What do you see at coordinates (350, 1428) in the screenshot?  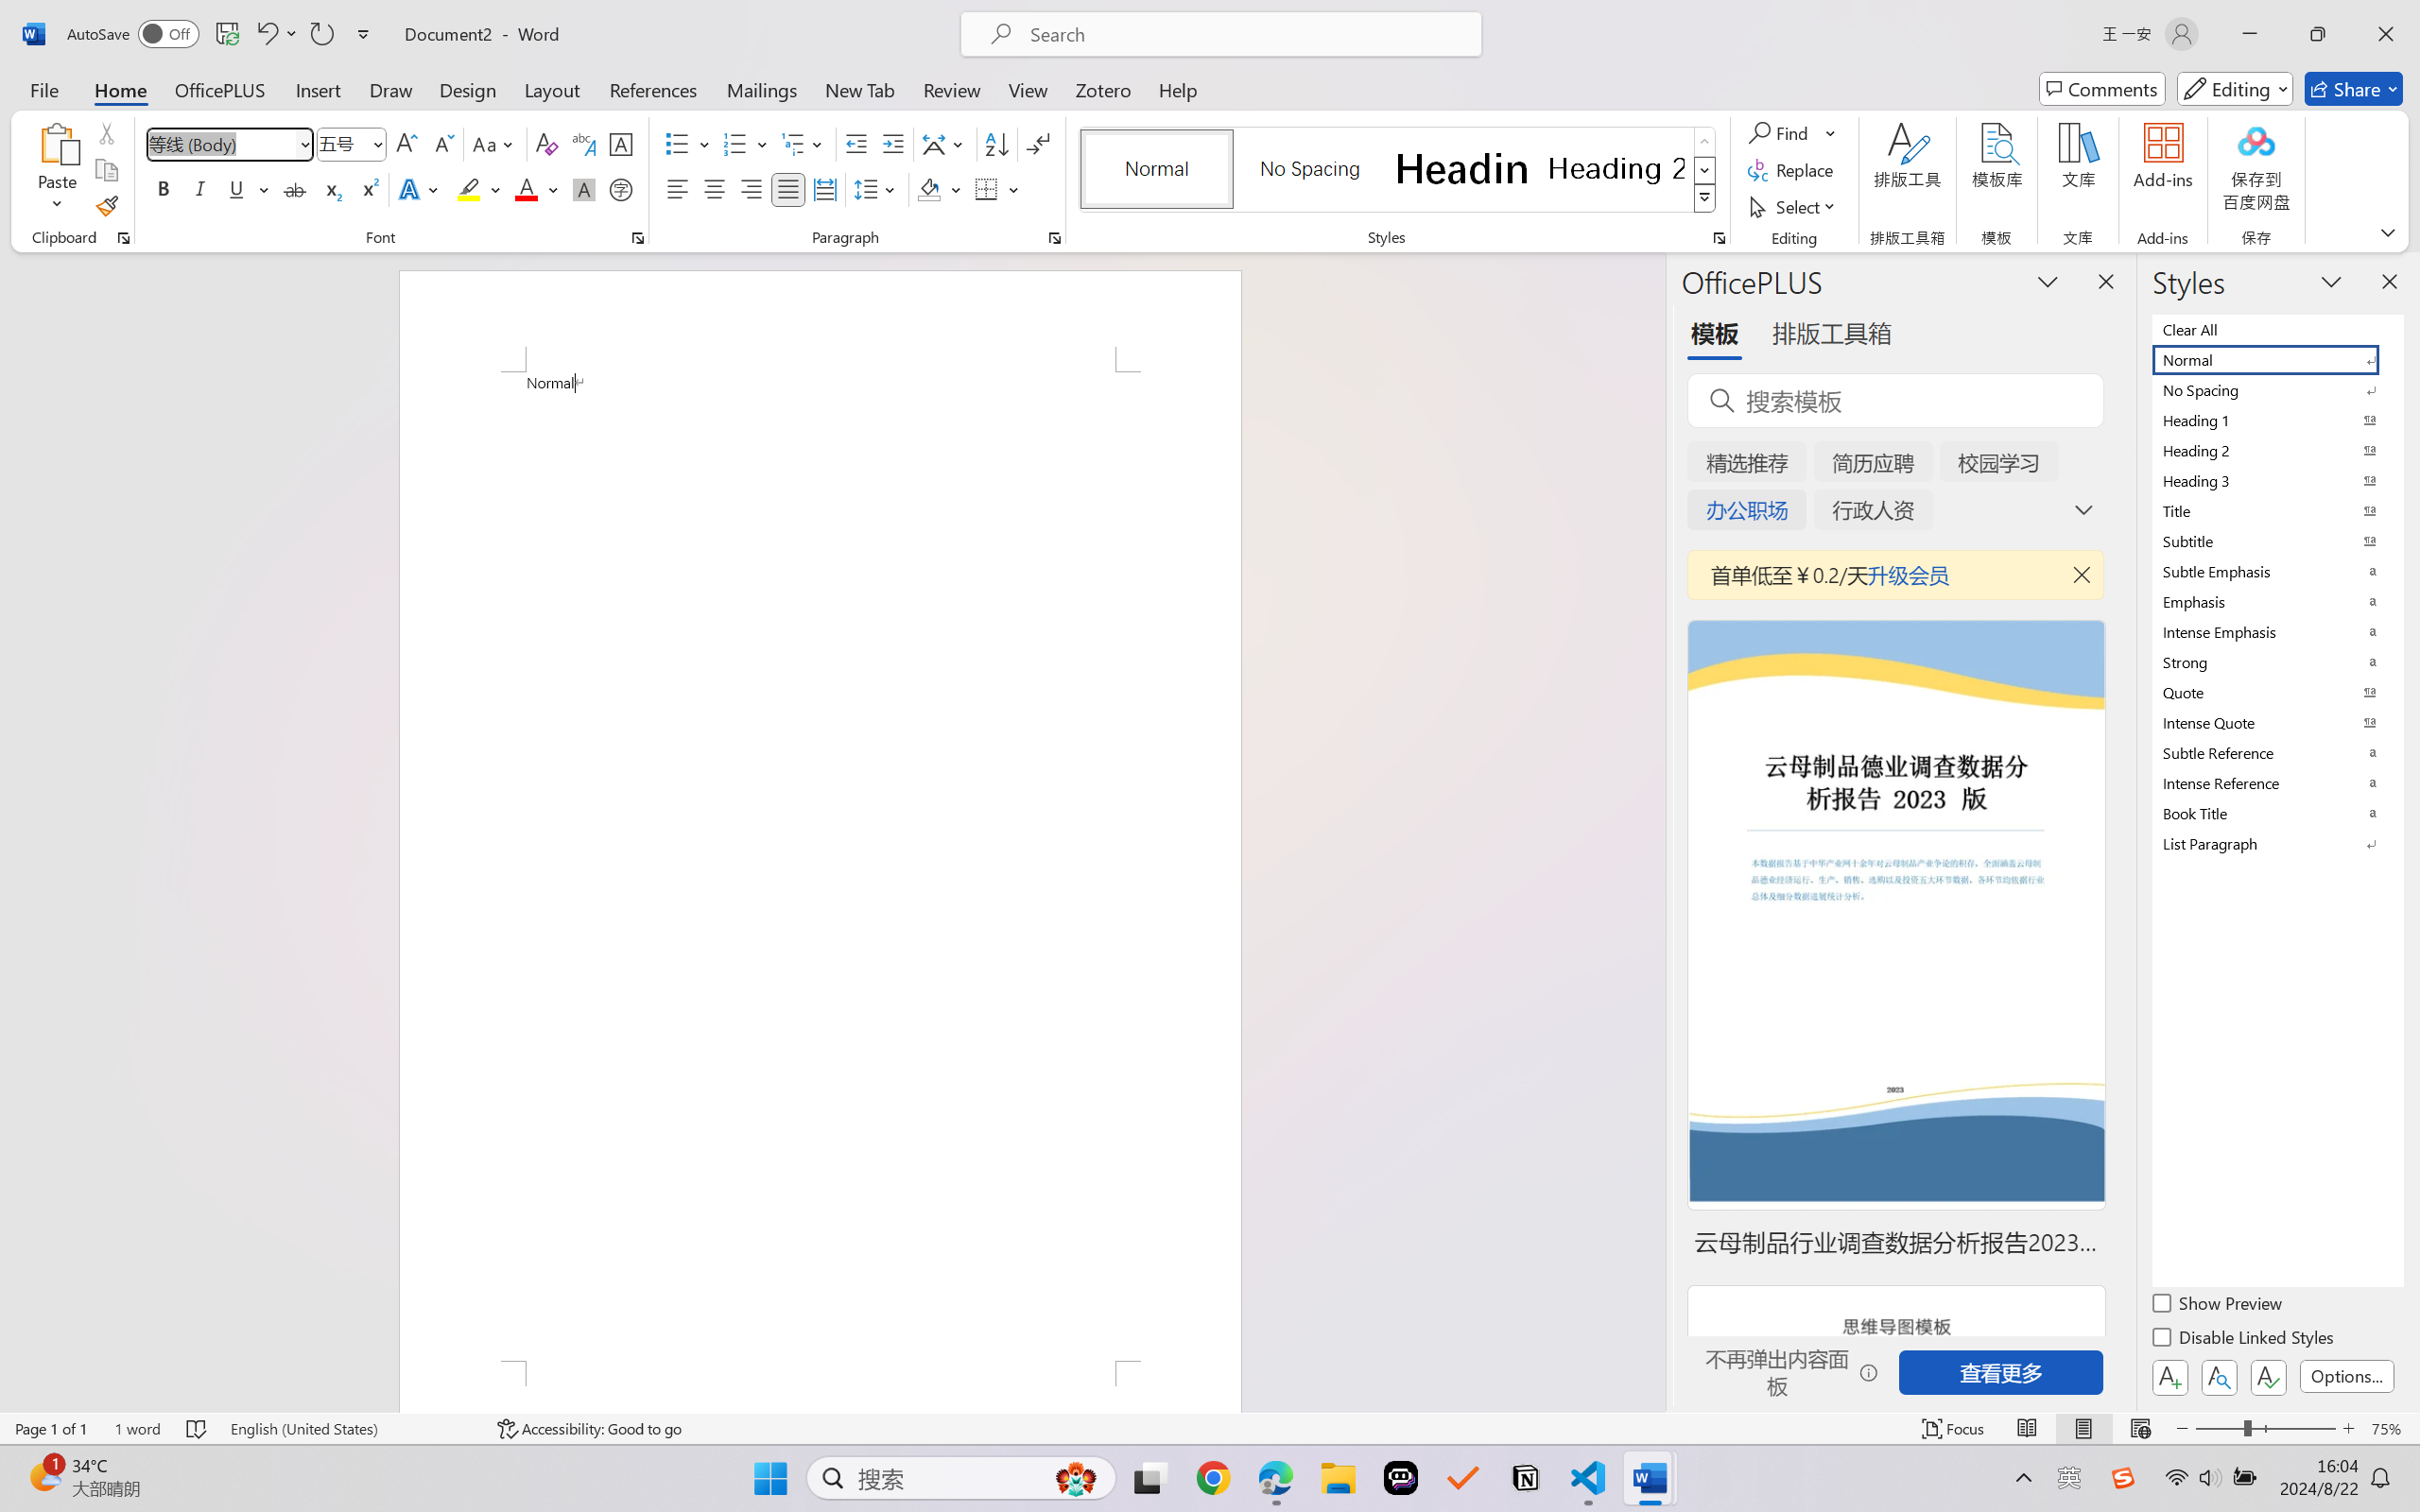 I see `'Language English (United States)'` at bounding box center [350, 1428].